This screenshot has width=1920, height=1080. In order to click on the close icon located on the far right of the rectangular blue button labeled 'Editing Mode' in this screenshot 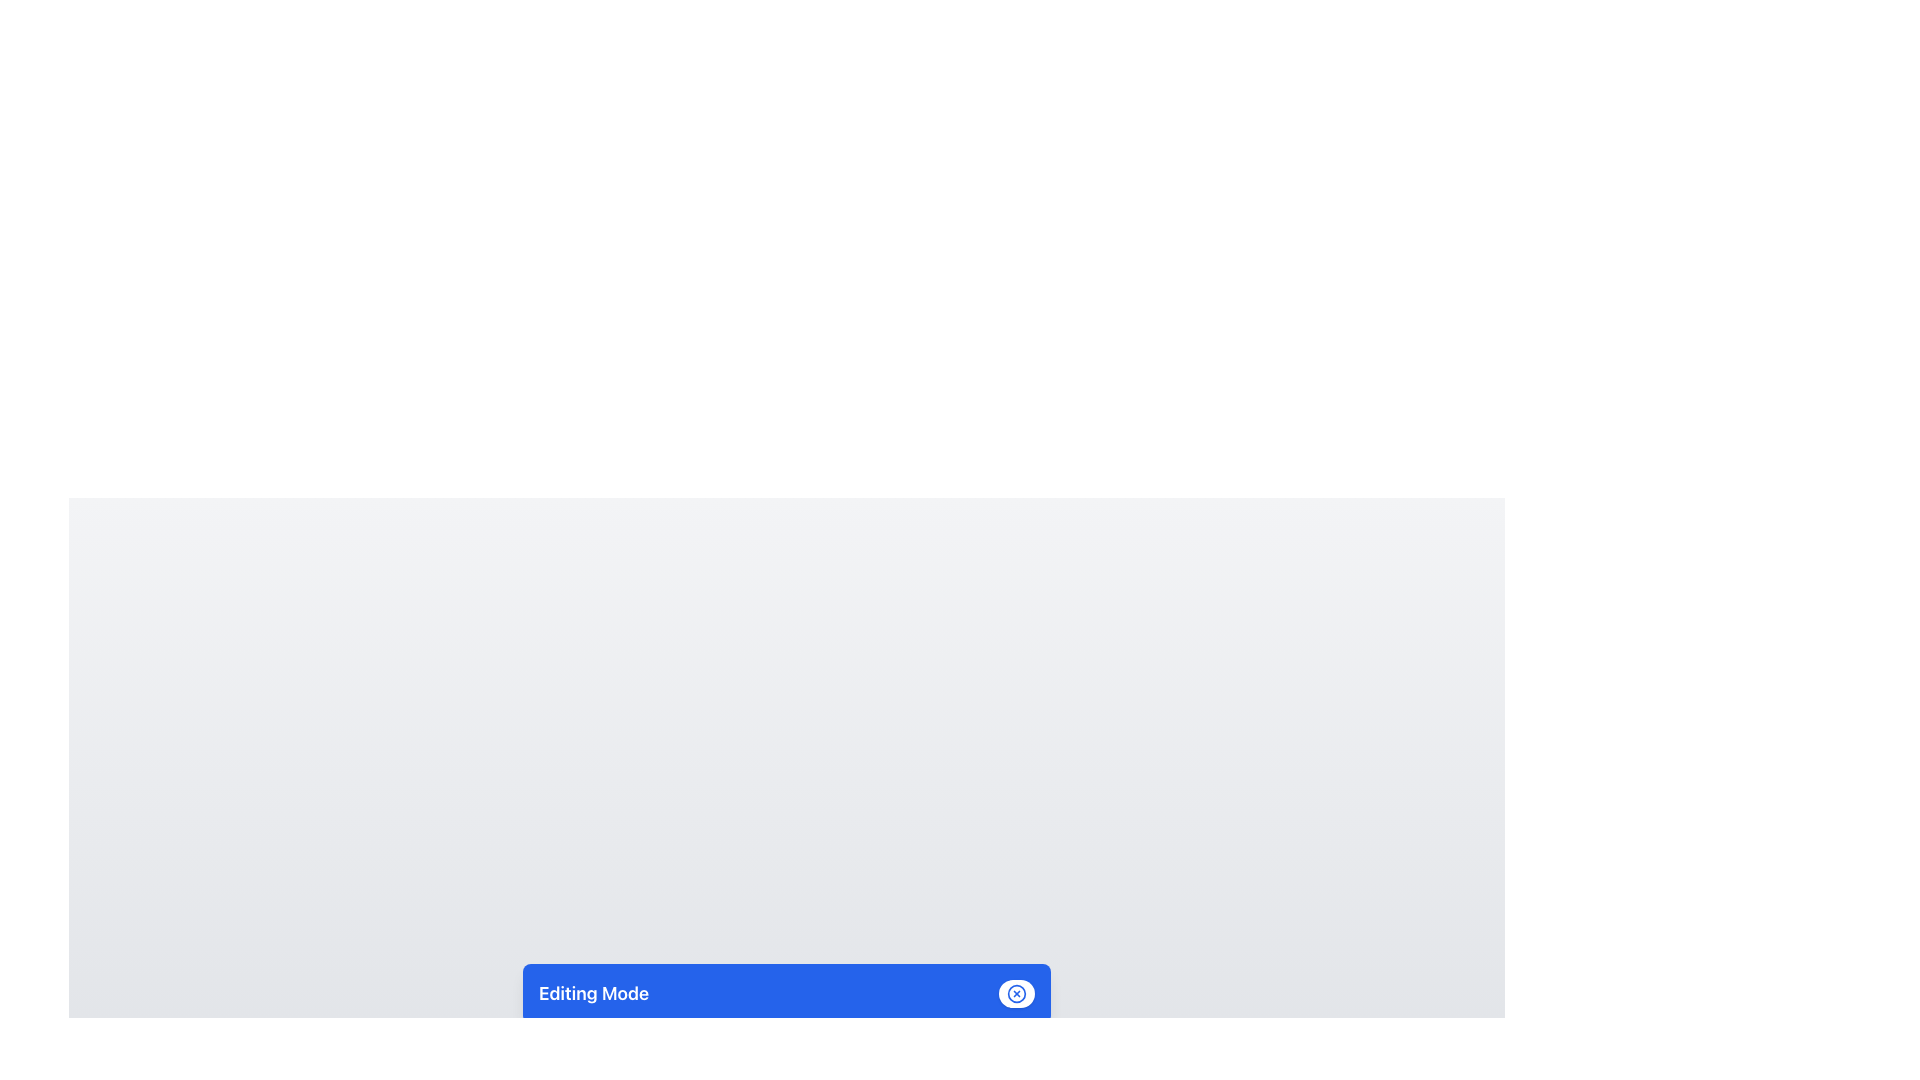, I will do `click(1017, 994)`.